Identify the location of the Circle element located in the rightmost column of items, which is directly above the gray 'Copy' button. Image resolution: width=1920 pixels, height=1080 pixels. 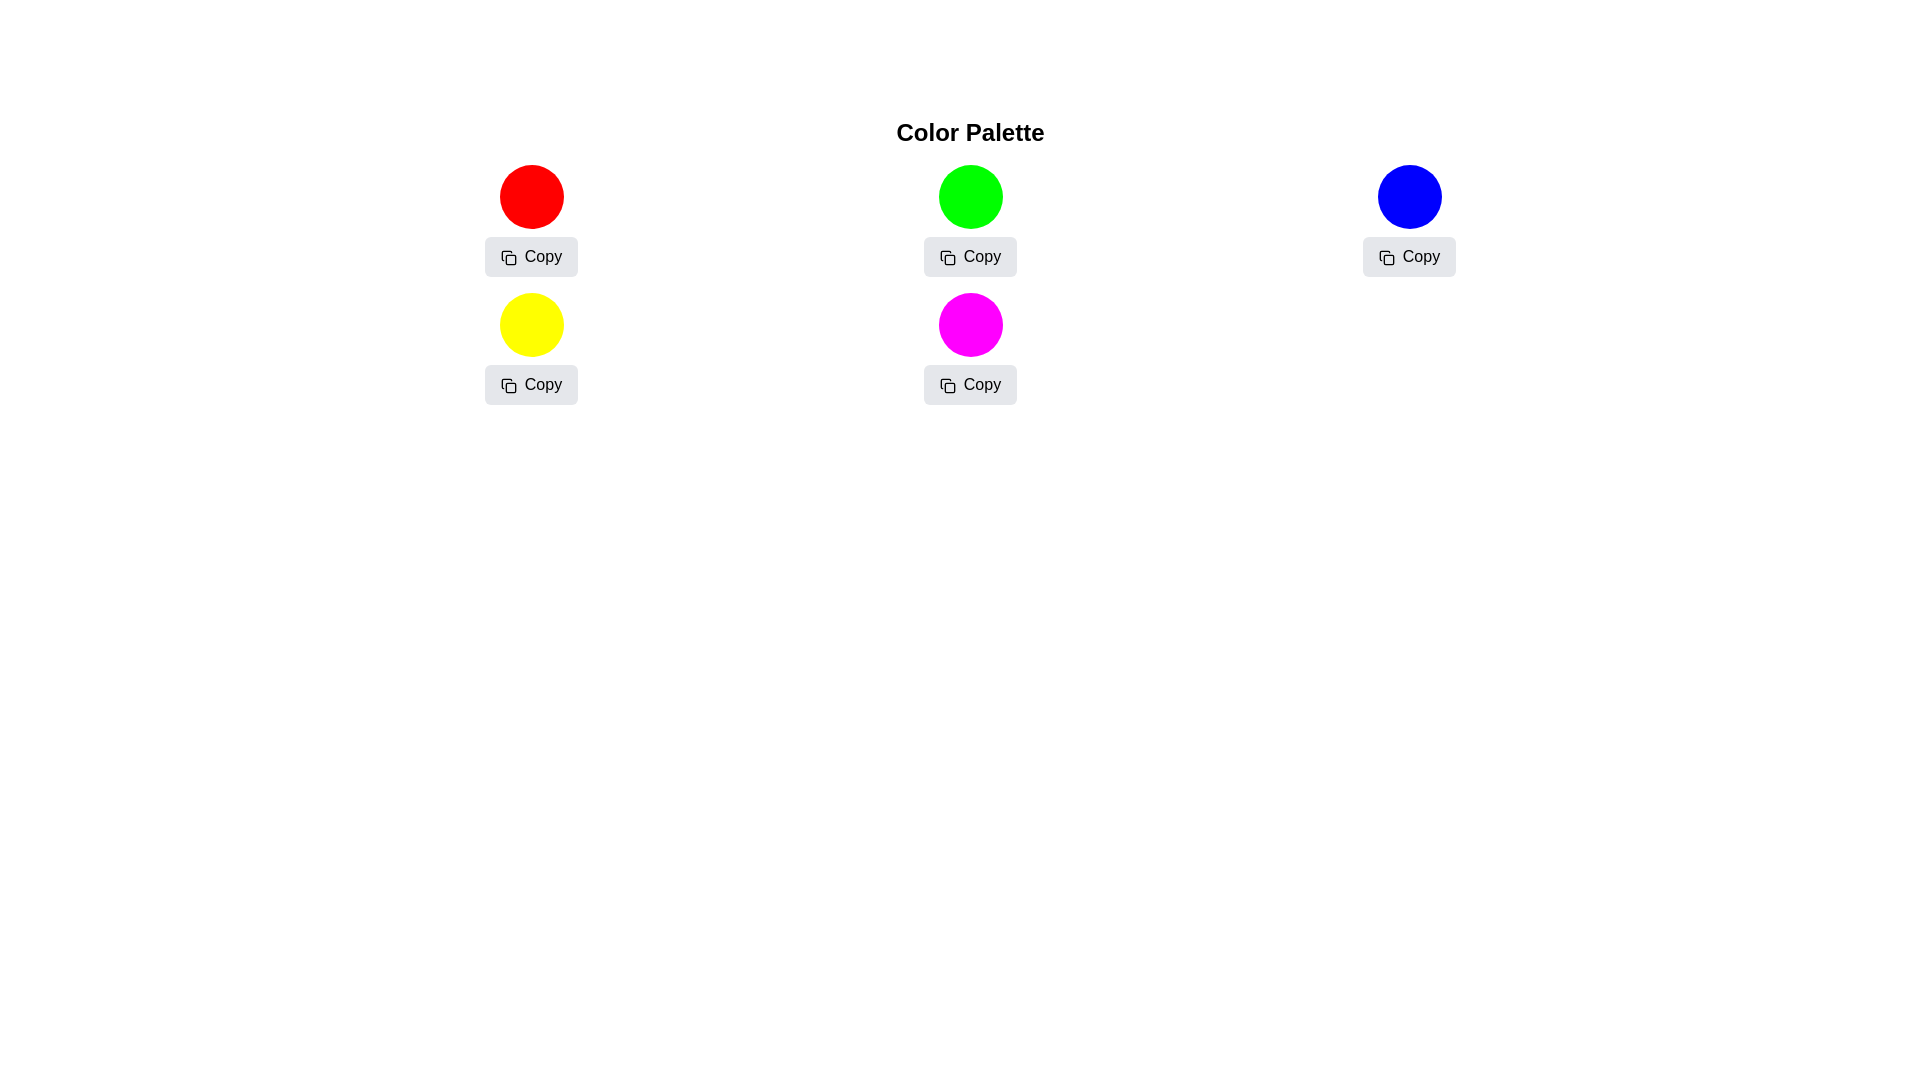
(1408, 196).